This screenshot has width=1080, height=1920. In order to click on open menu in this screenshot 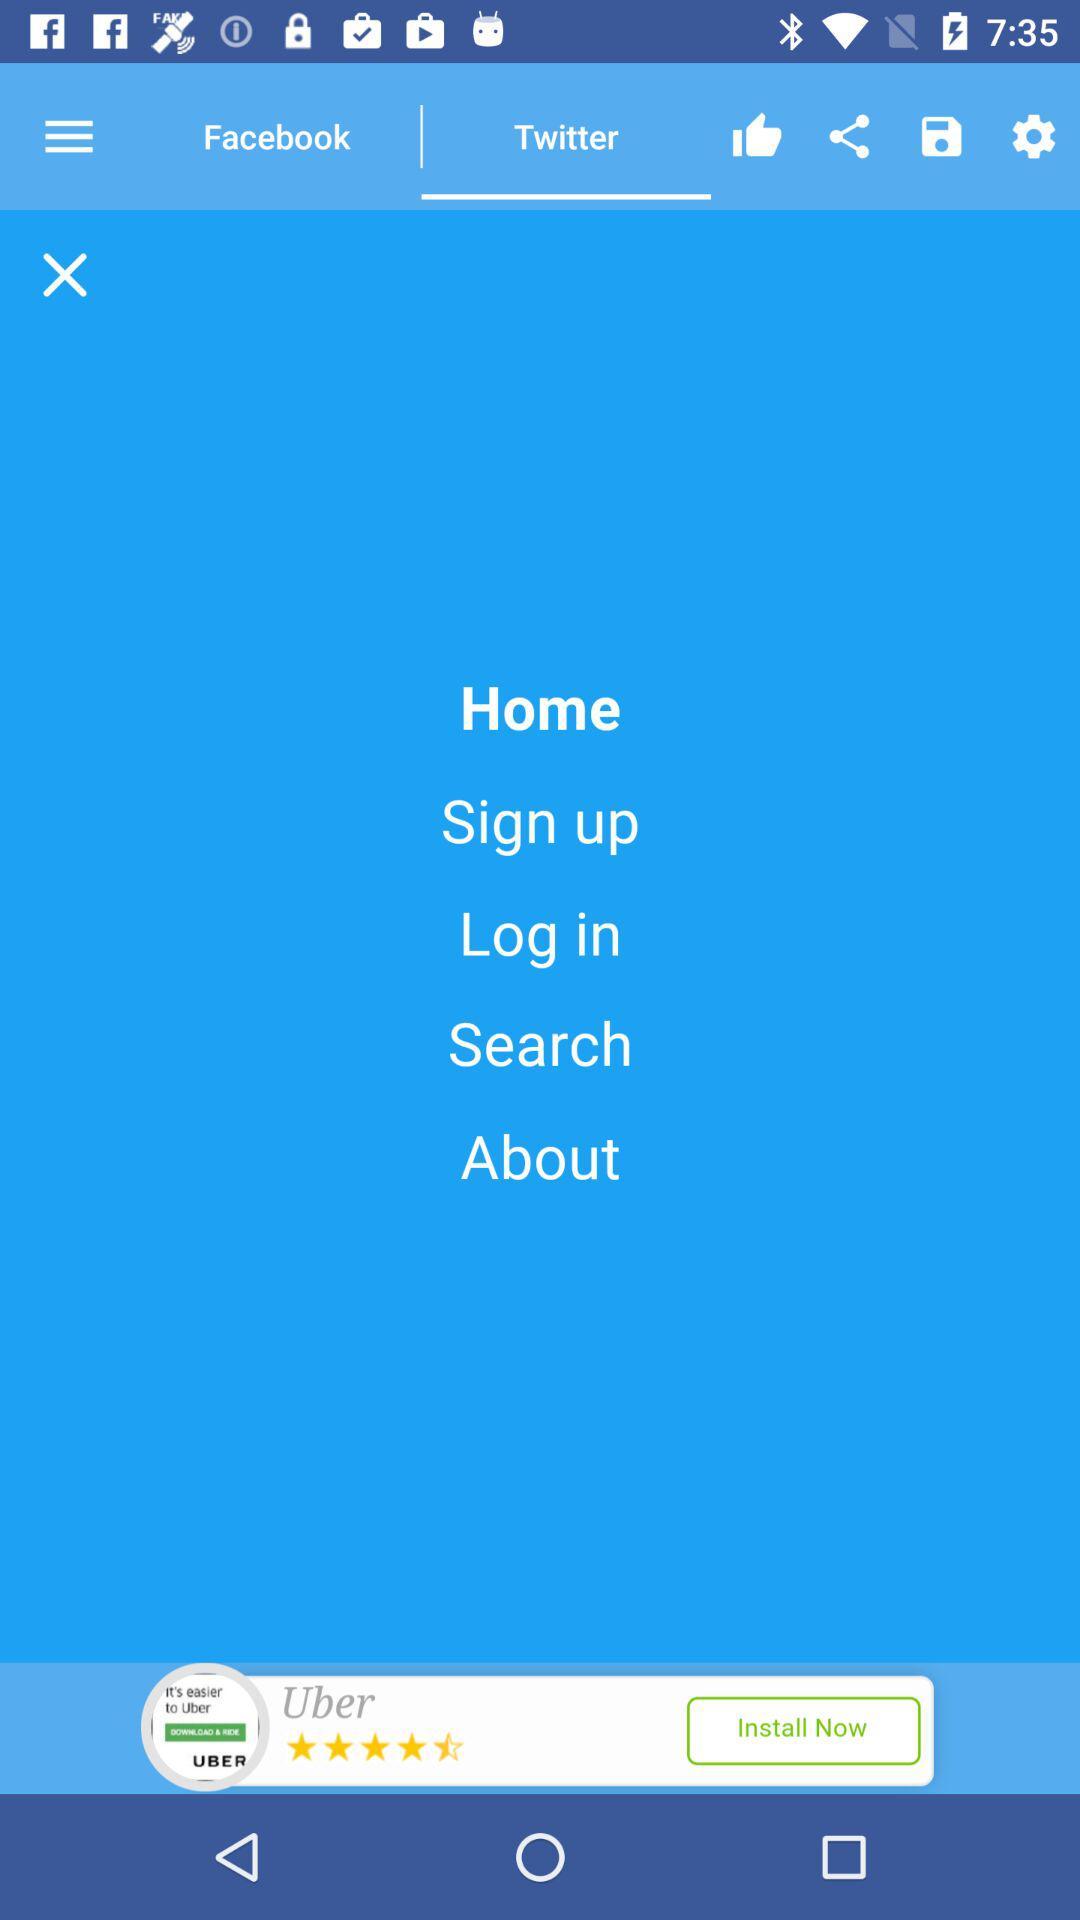, I will do `click(86, 135)`.